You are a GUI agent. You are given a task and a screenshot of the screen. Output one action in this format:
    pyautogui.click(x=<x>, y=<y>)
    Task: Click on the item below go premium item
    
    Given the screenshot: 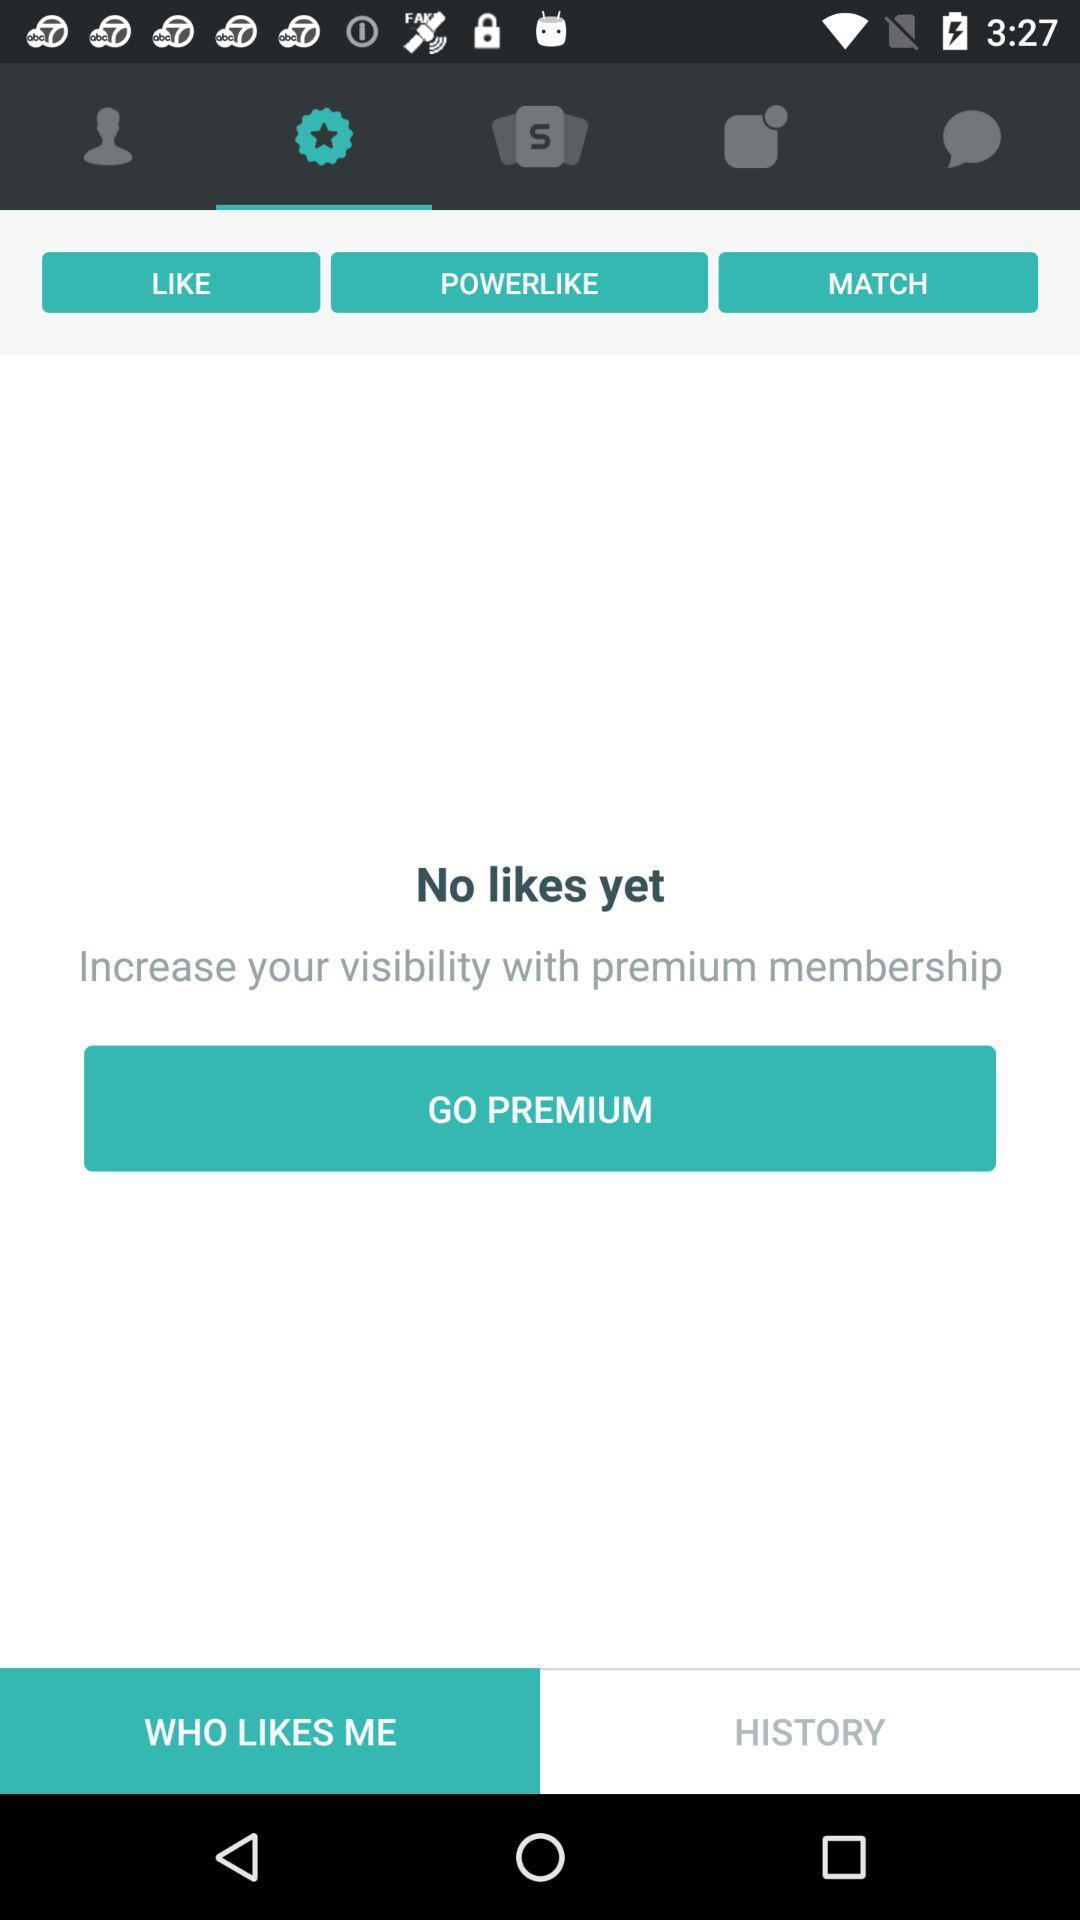 What is the action you would take?
    pyautogui.click(x=810, y=1730)
    